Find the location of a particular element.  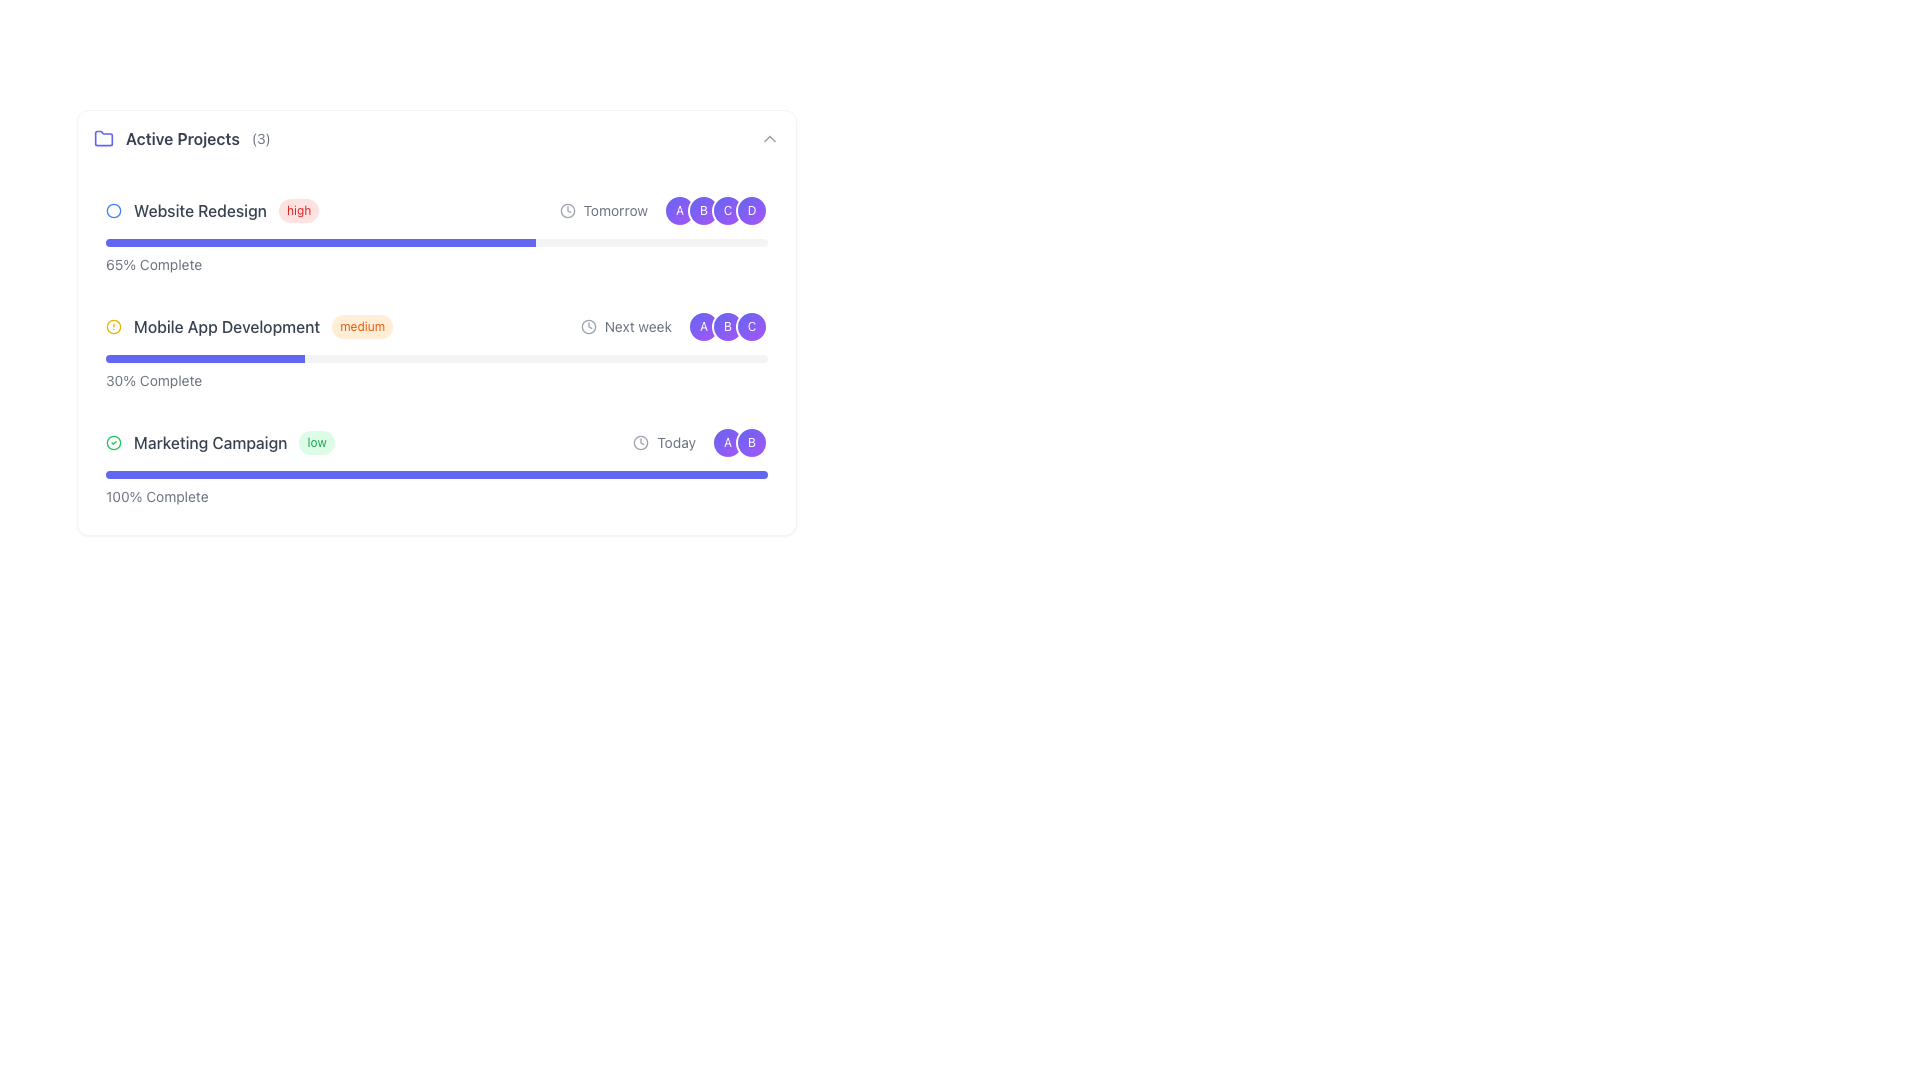

the avatars within the 'Marketing Campaign' project widget is located at coordinates (700, 442).